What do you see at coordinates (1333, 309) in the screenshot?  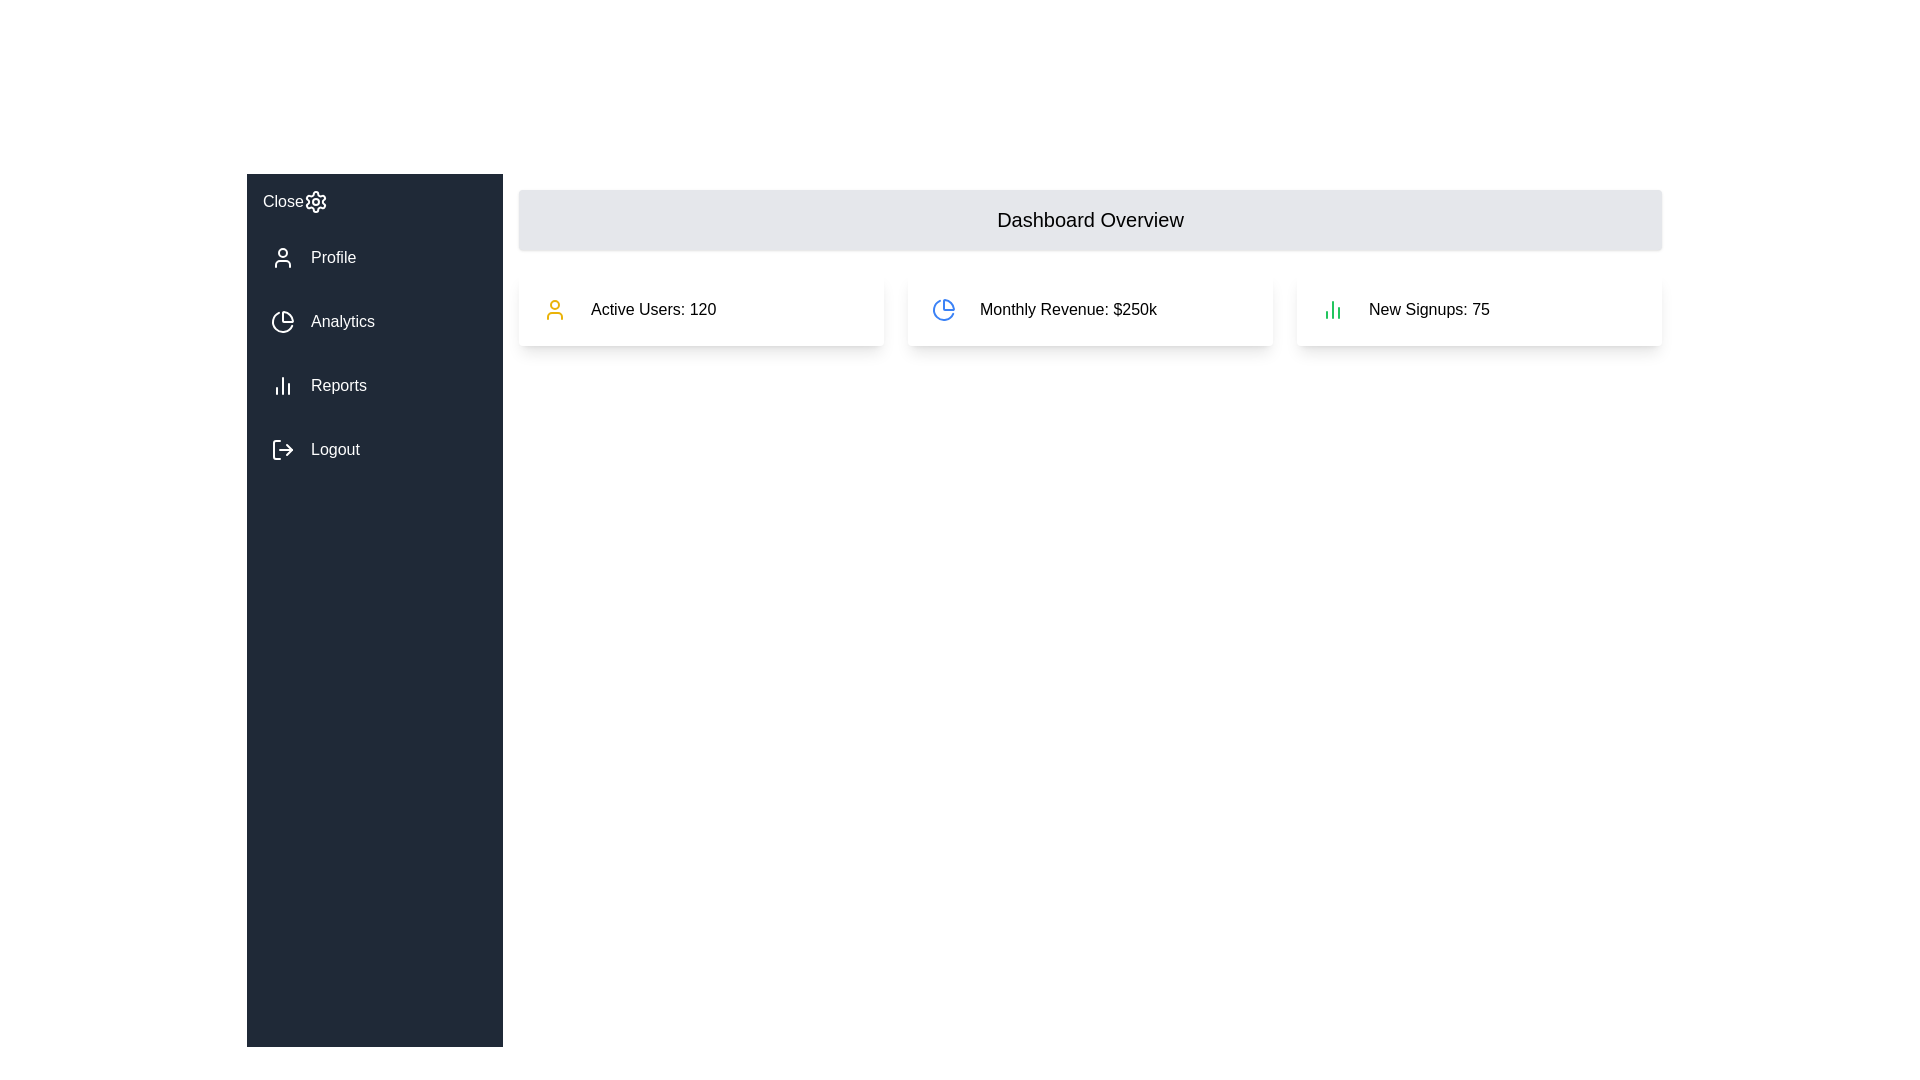 I see `the green histogram icon located to the left of the text 'New Signups: 75'` at bounding box center [1333, 309].